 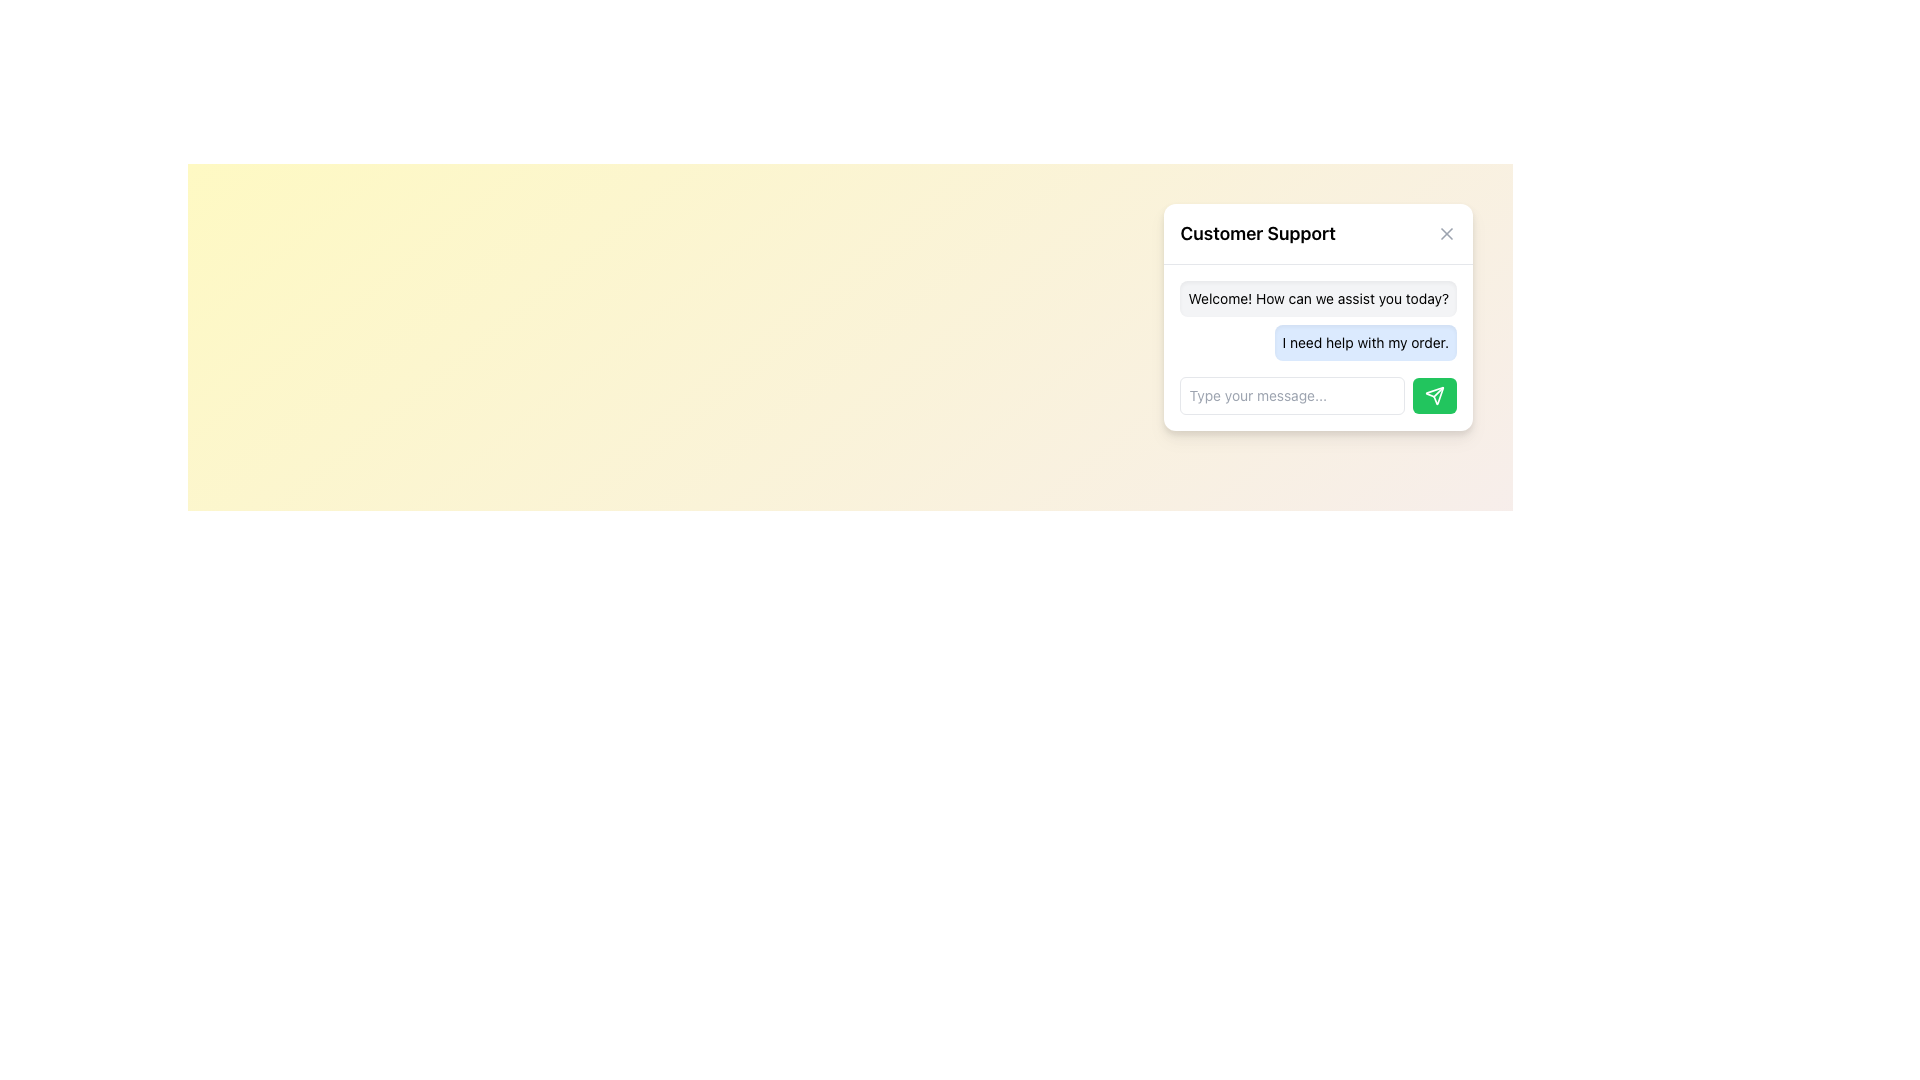 I want to click on the graphical close button icon located at the top right corner of the 'Customer Support' dialog box, so click(x=1446, y=233).